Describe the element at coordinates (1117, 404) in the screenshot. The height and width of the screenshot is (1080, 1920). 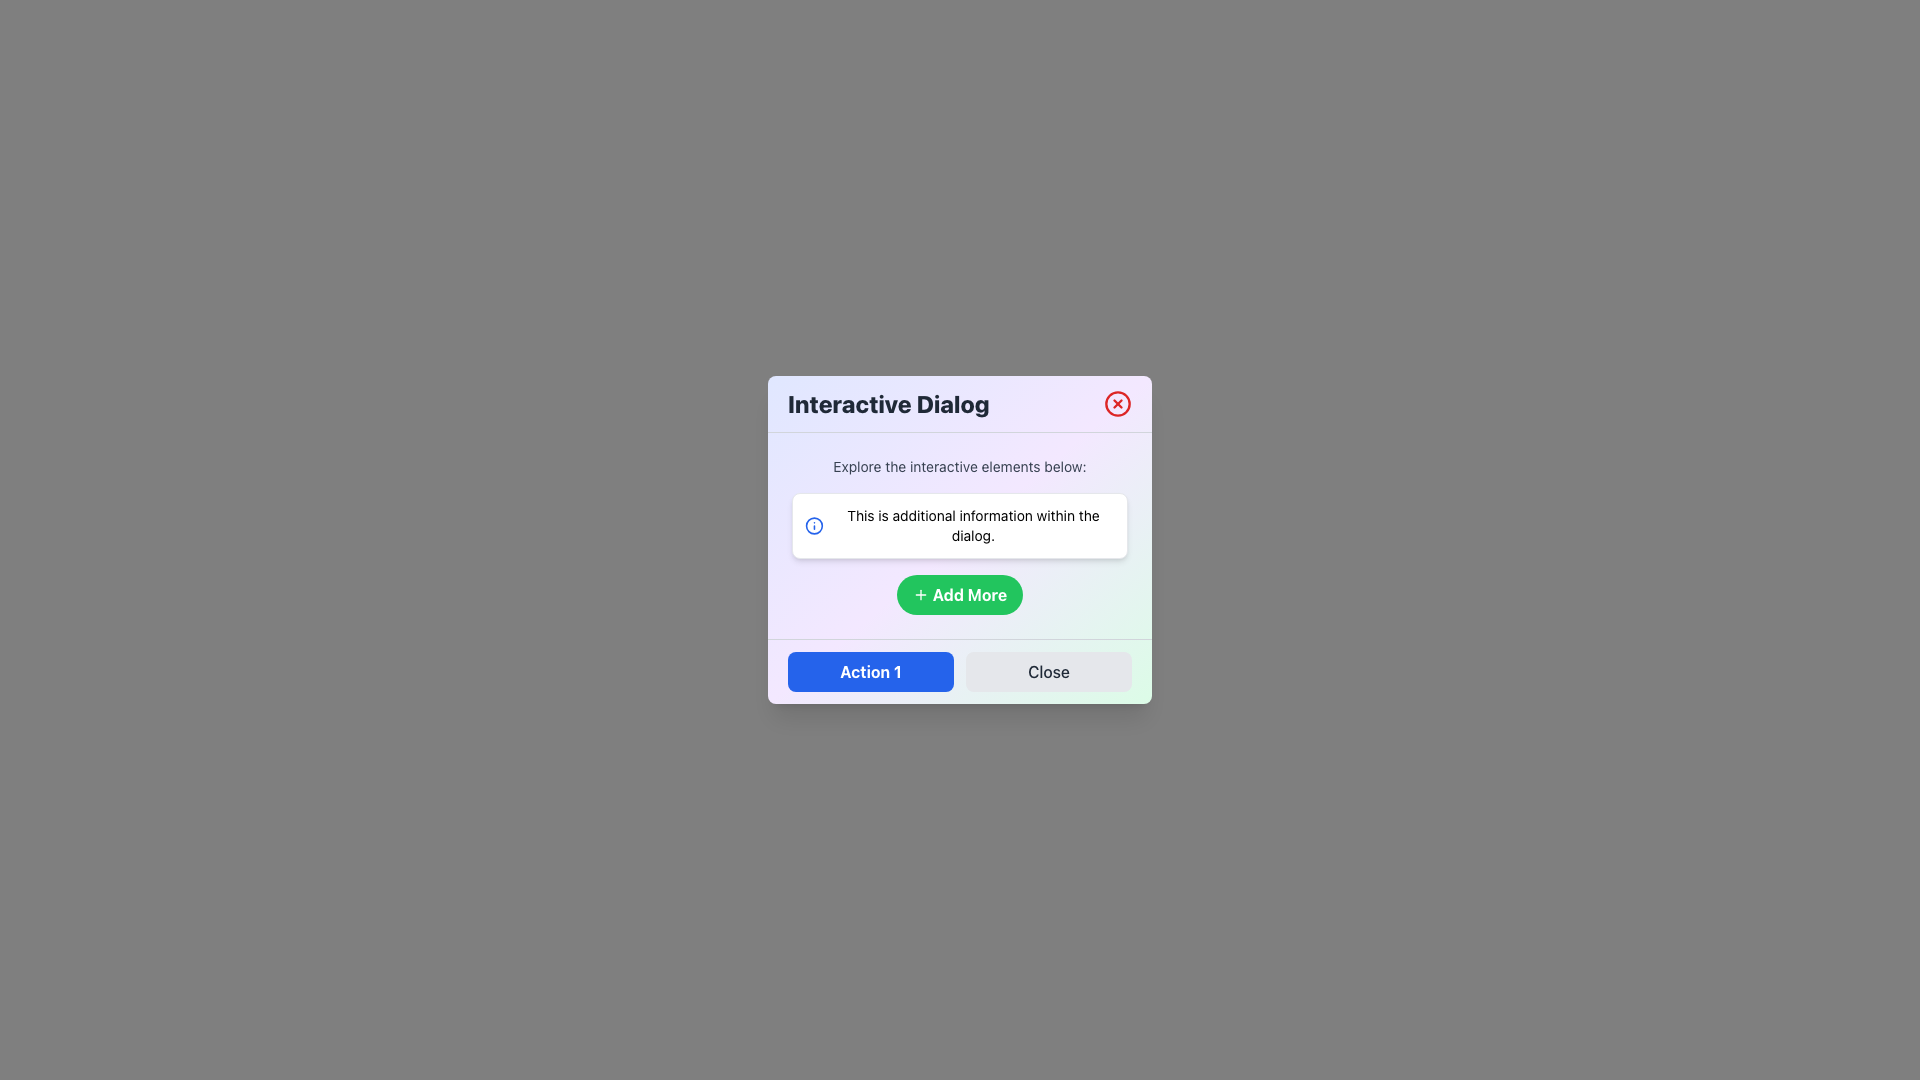
I see `the SVG circle graphic that serves as a decorative component of the close button located at the top-right corner of the modal dialog box` at that location.